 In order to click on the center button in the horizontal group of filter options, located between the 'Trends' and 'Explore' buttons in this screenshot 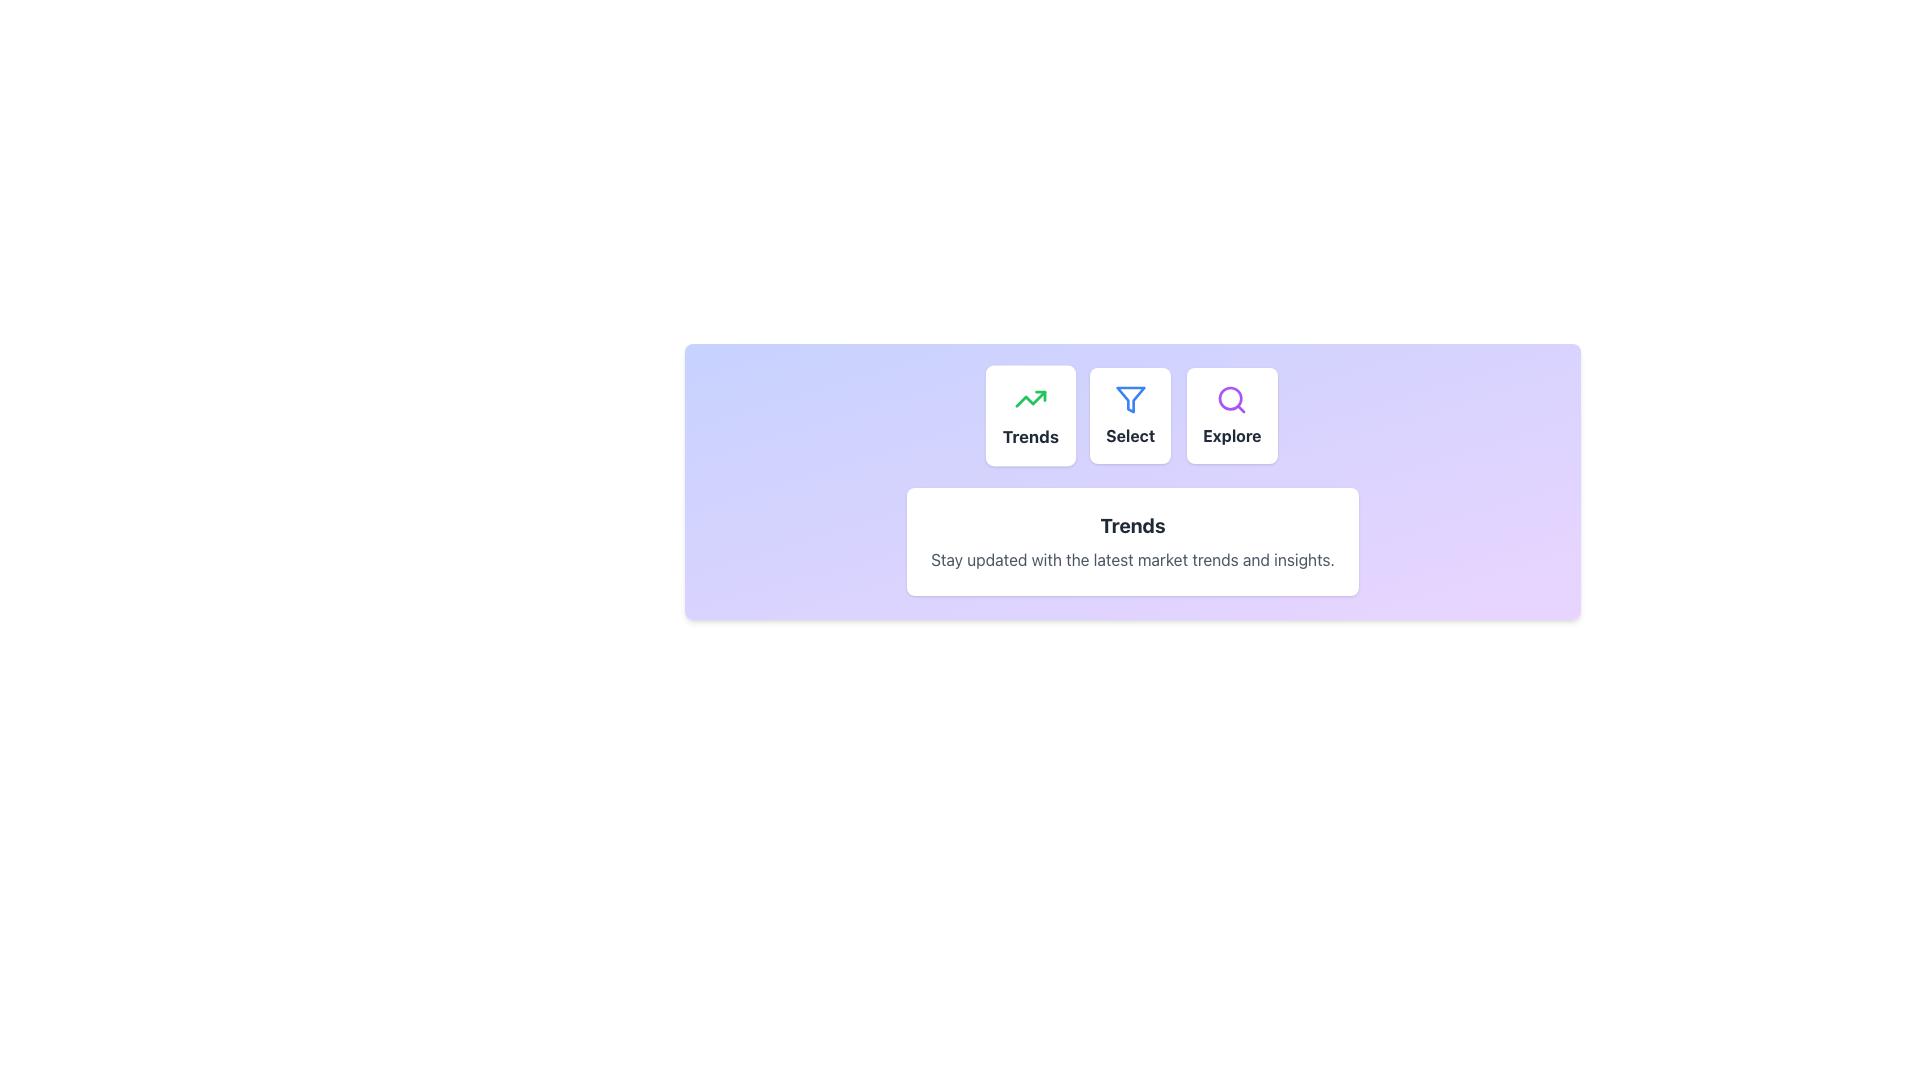, I will do `click(1130, 415)`.